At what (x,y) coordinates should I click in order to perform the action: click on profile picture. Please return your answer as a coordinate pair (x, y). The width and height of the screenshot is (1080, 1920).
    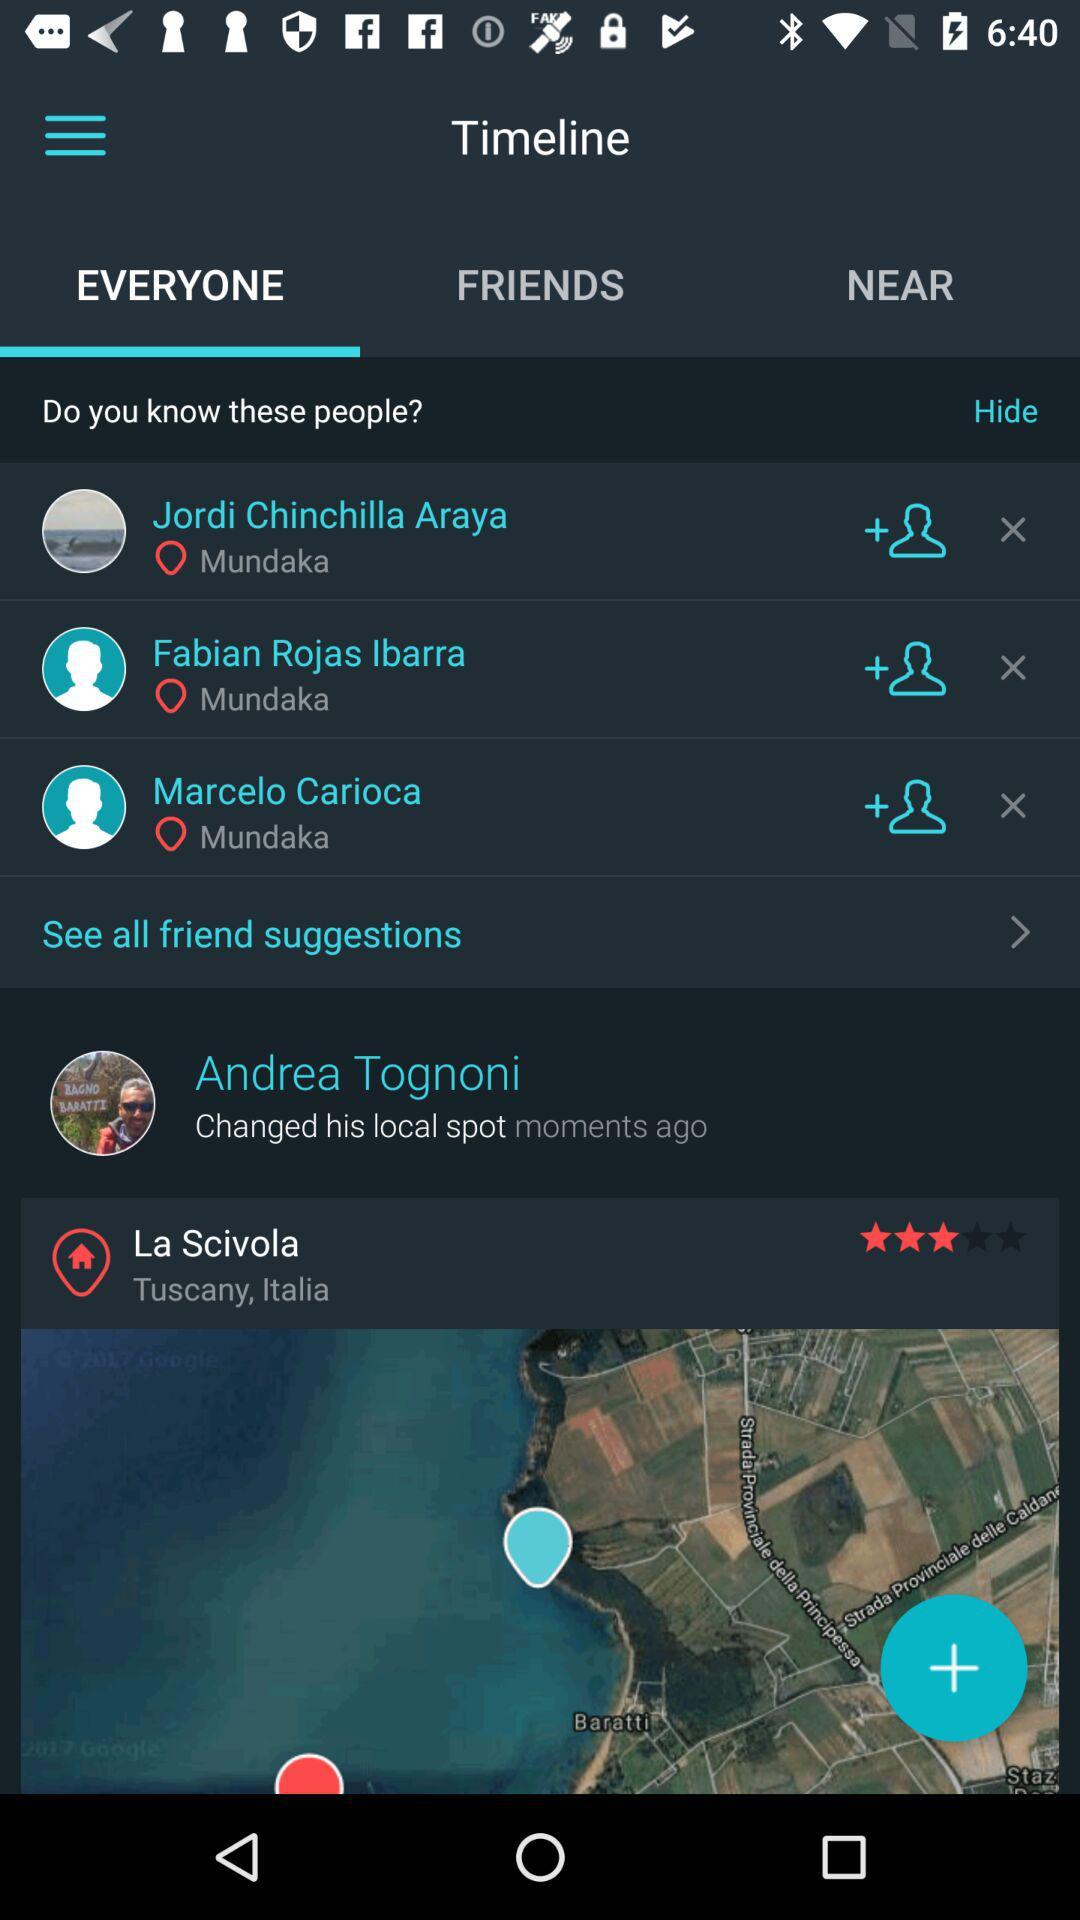
    Looking at the image, I should click on (83, 806).